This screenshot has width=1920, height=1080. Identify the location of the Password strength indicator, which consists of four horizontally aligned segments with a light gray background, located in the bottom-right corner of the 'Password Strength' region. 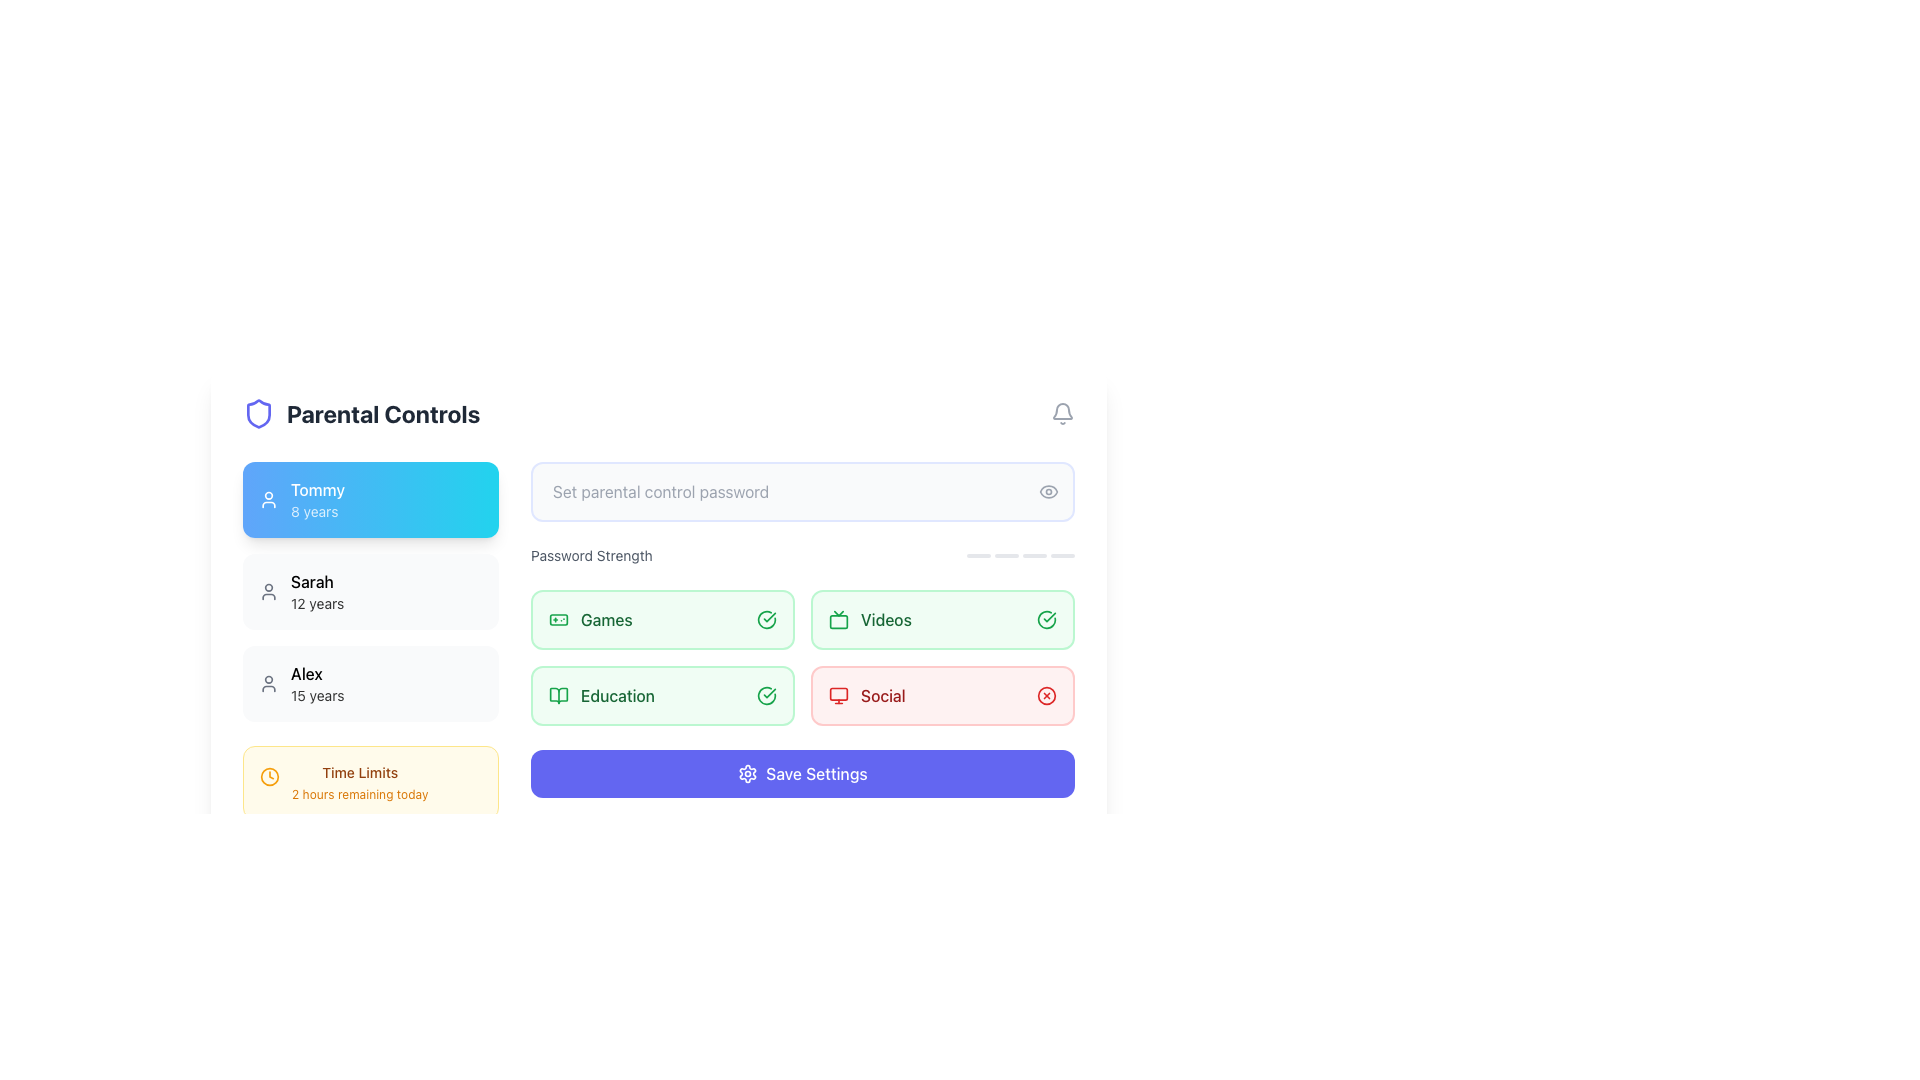
(1021, 555).